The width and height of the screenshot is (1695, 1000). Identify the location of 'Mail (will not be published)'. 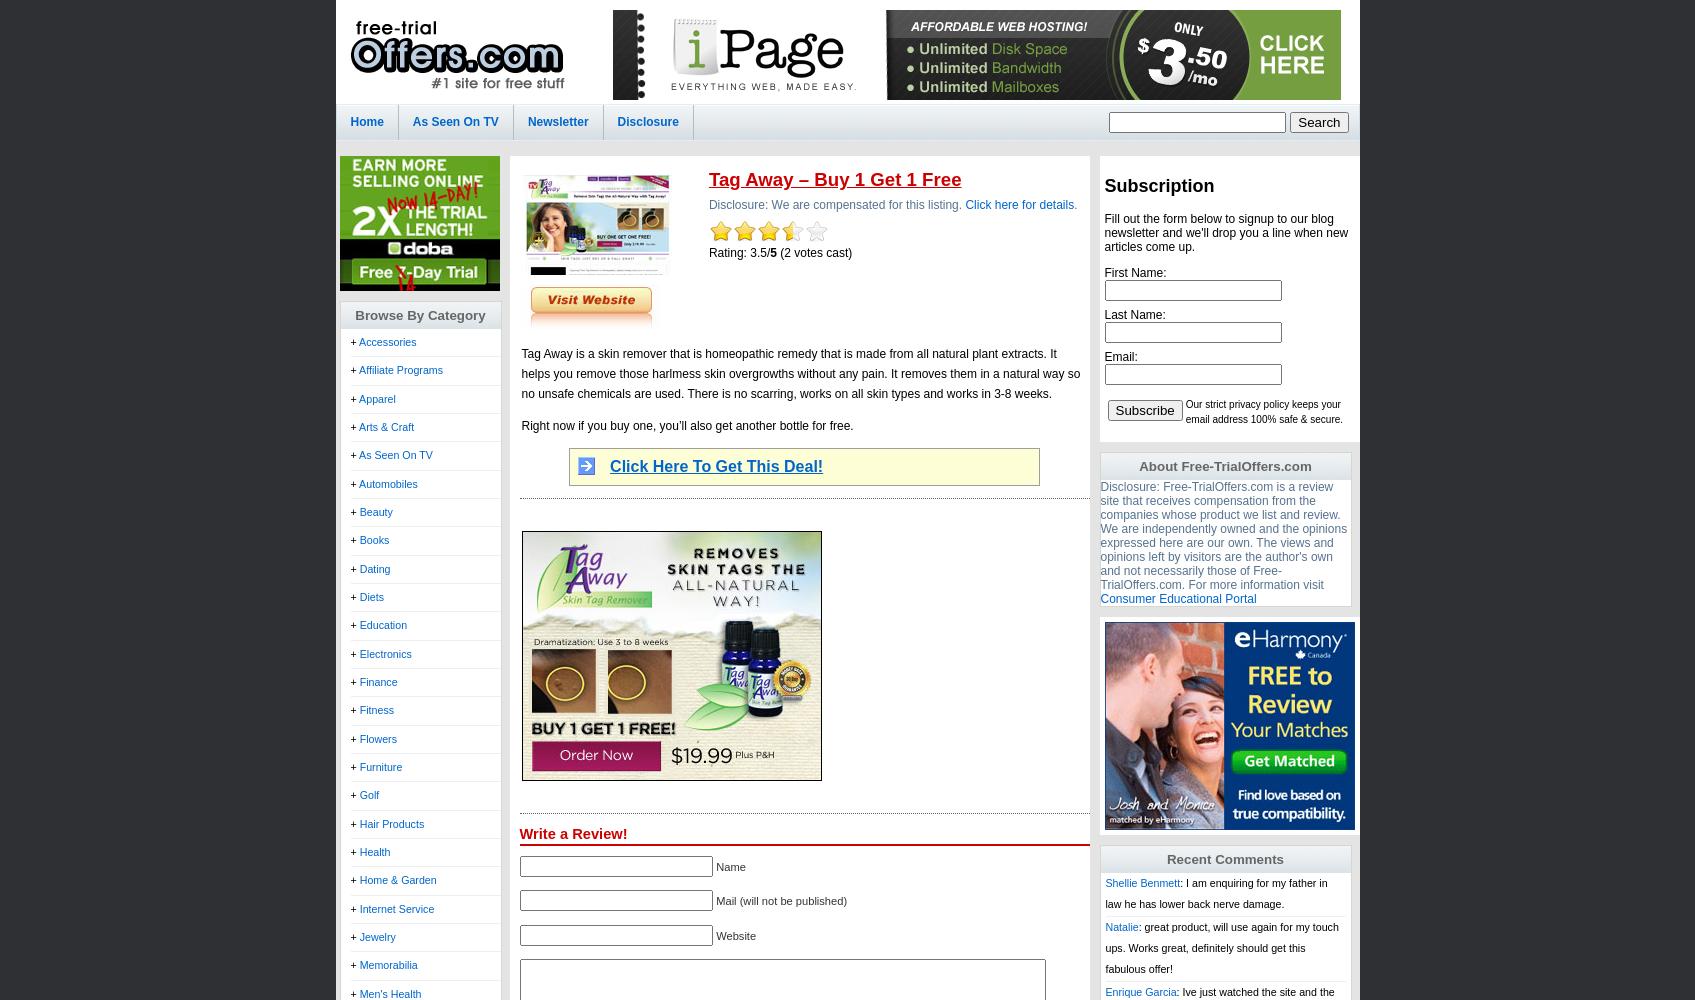
(780, 901).